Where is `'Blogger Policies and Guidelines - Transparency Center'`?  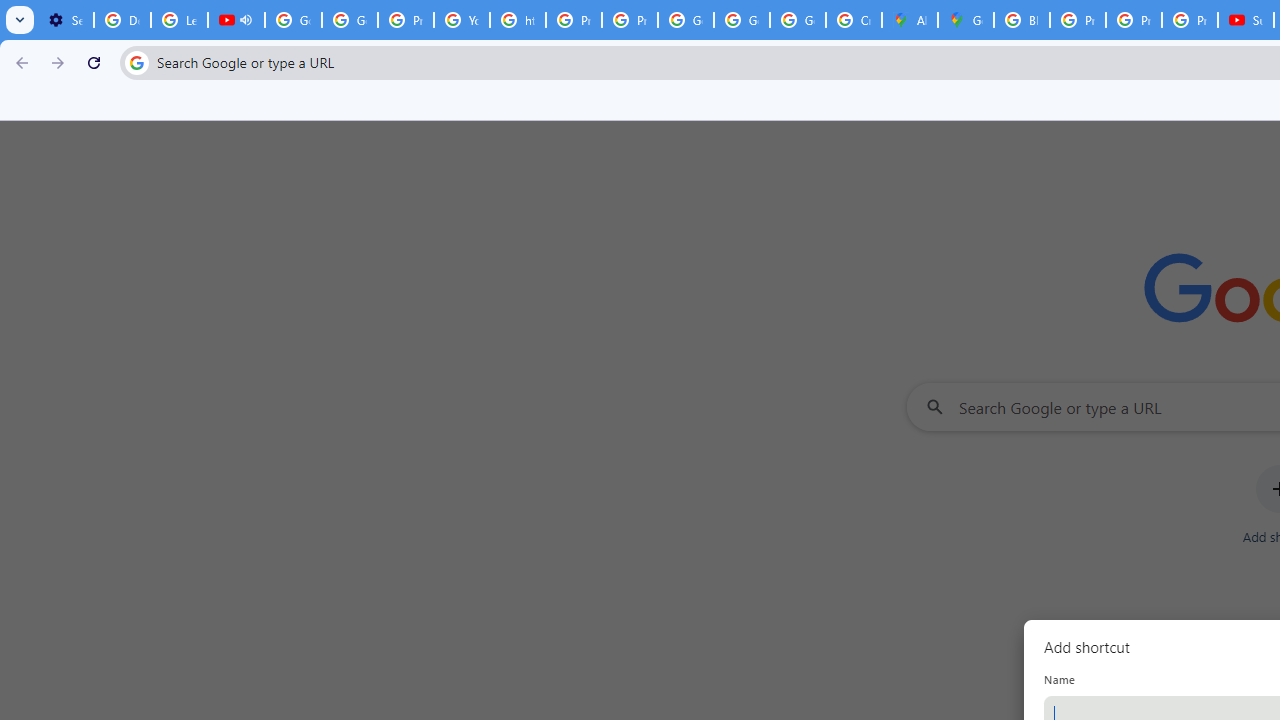 'Blogger Policies and Guidelines - Transparency Center' is located at coordinates (1022, 20).